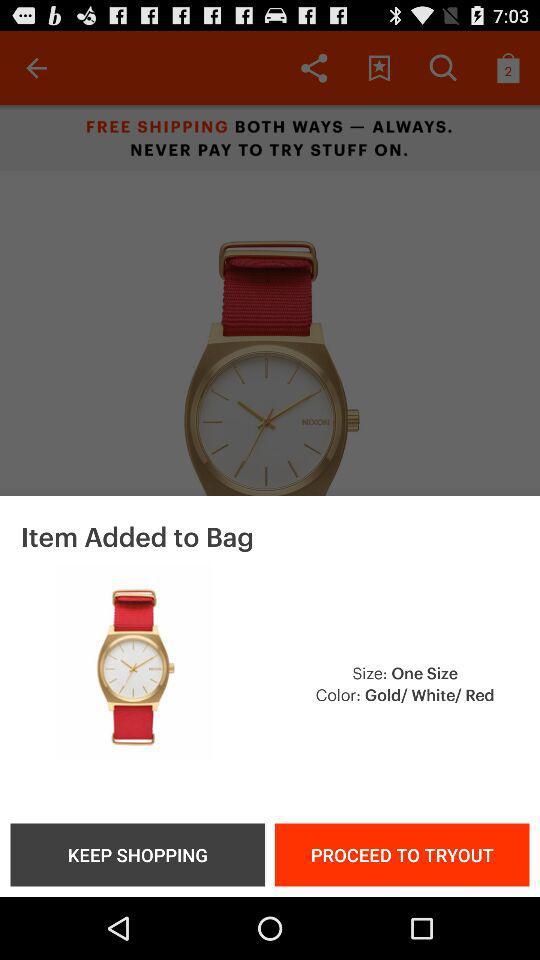  What do you see at coordinates (136, 853) in the screenshot?
I see `the keep shopping` at bounding box center [136, 853].